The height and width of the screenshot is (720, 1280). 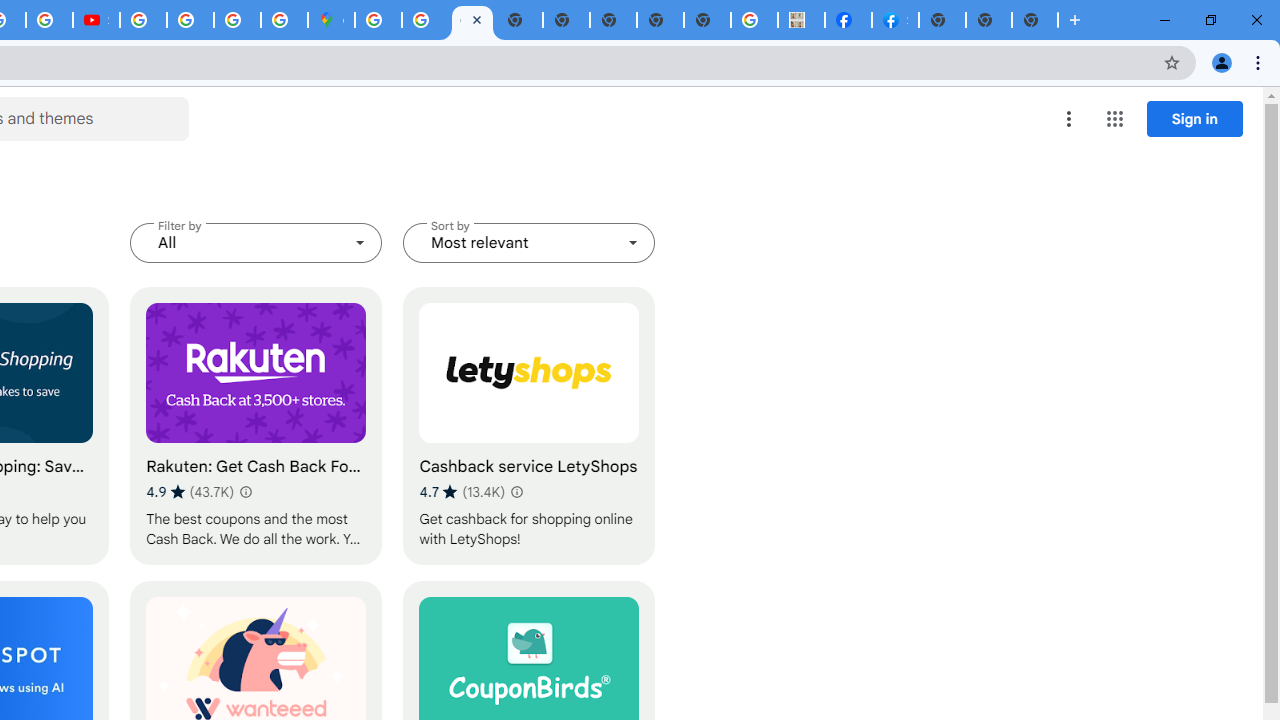 What do you see at coordinates (461, 491) in the screenshot?
I see `'Average rating 4.7 out of 5 stars. 13.4K ratings.'` at bounding box center [461, 491].